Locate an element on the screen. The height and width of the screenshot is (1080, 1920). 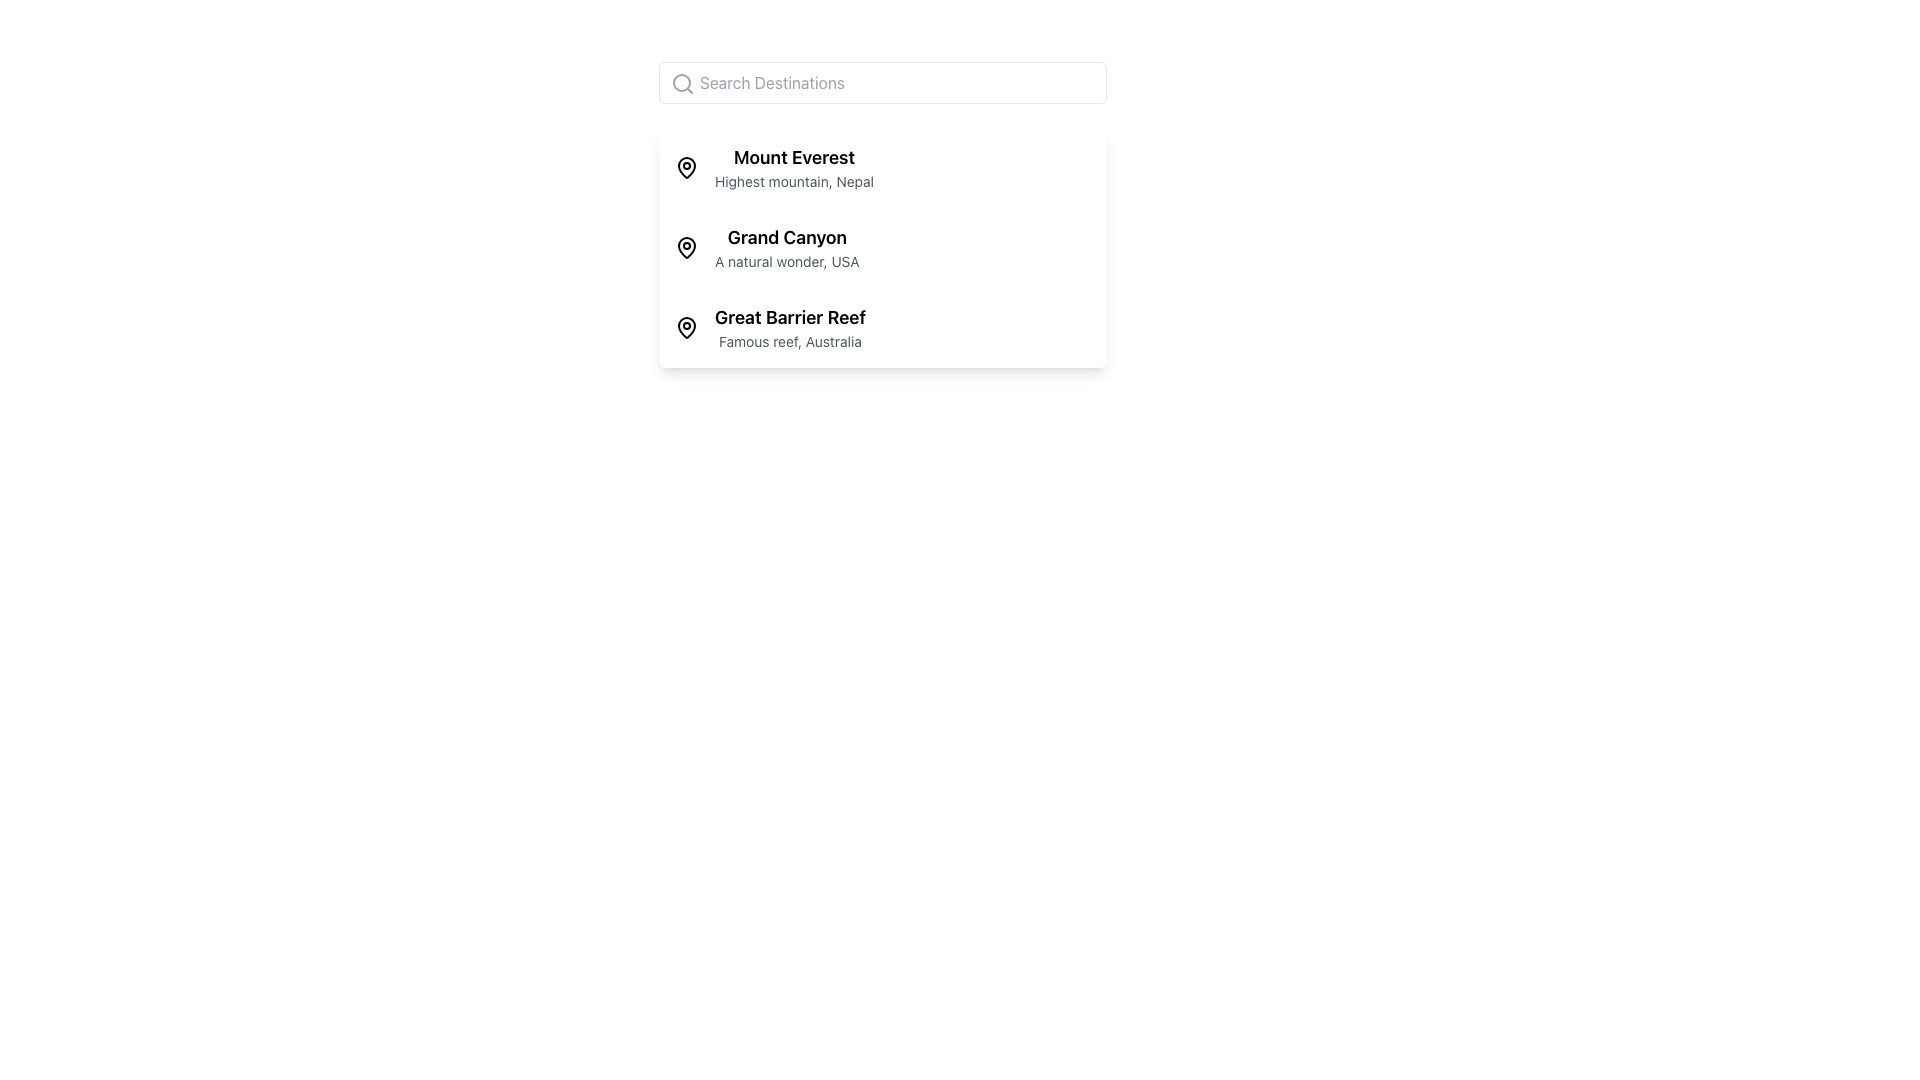
descriptive text element that provides information about 'Mount Everest', positioned below its title in the dropdown menu is located at coordinates (793, 181).